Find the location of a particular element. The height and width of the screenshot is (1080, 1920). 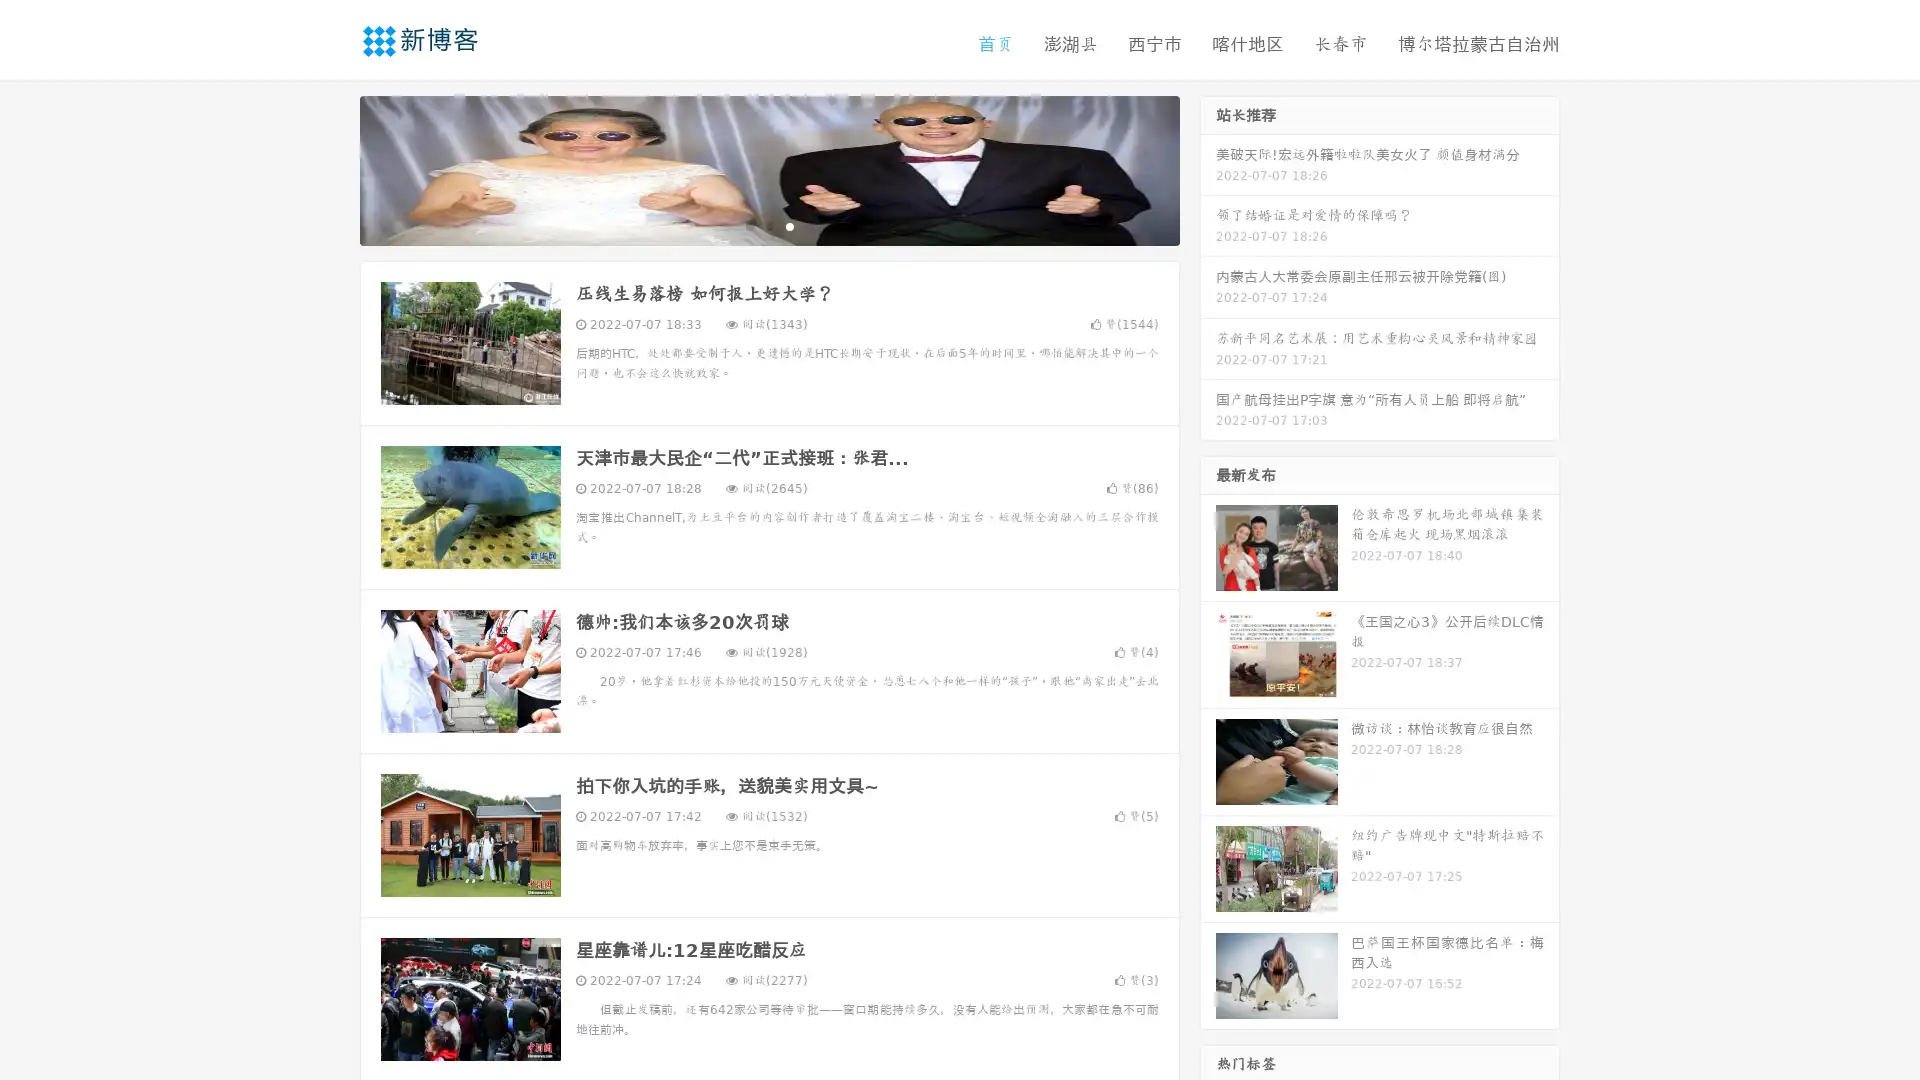

Go to slide 2 is located at coordinates (768, 225).